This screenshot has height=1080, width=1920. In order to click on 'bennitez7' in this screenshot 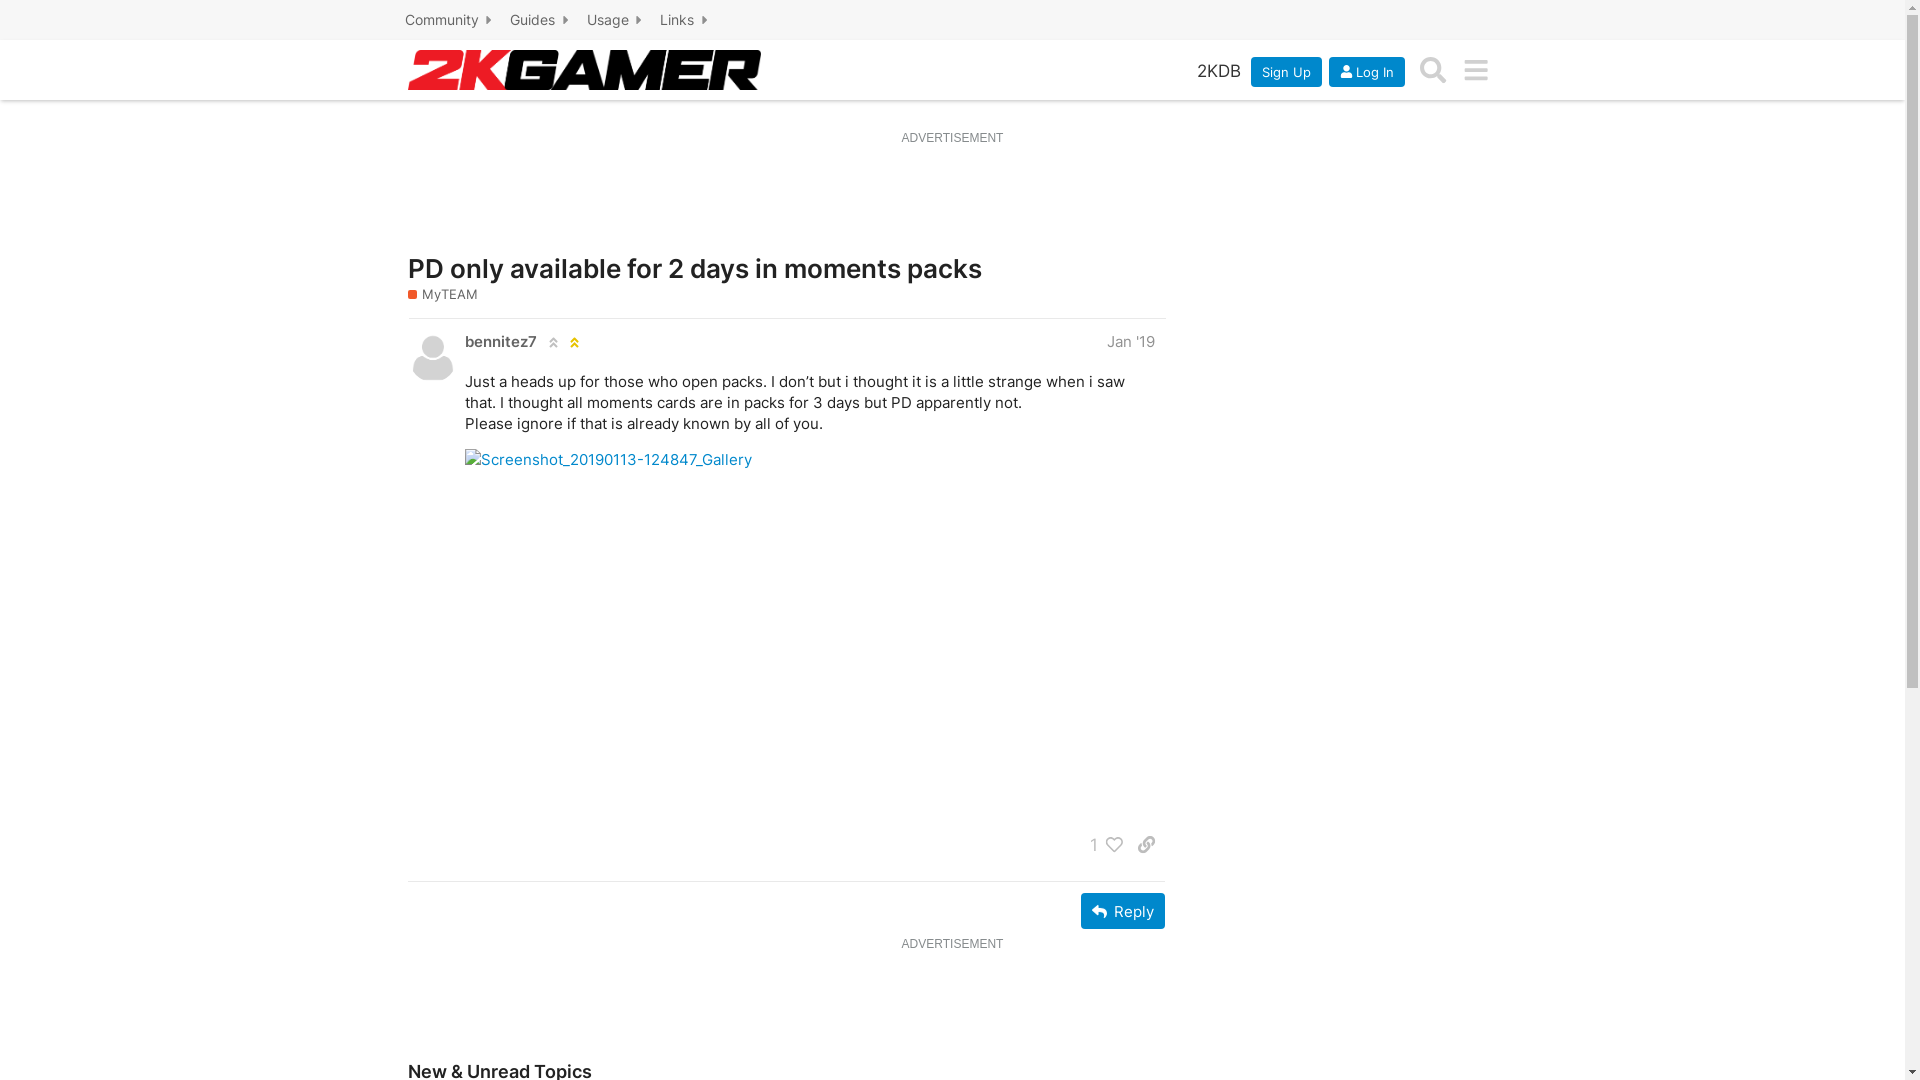, I will do `click(463, 340)`.